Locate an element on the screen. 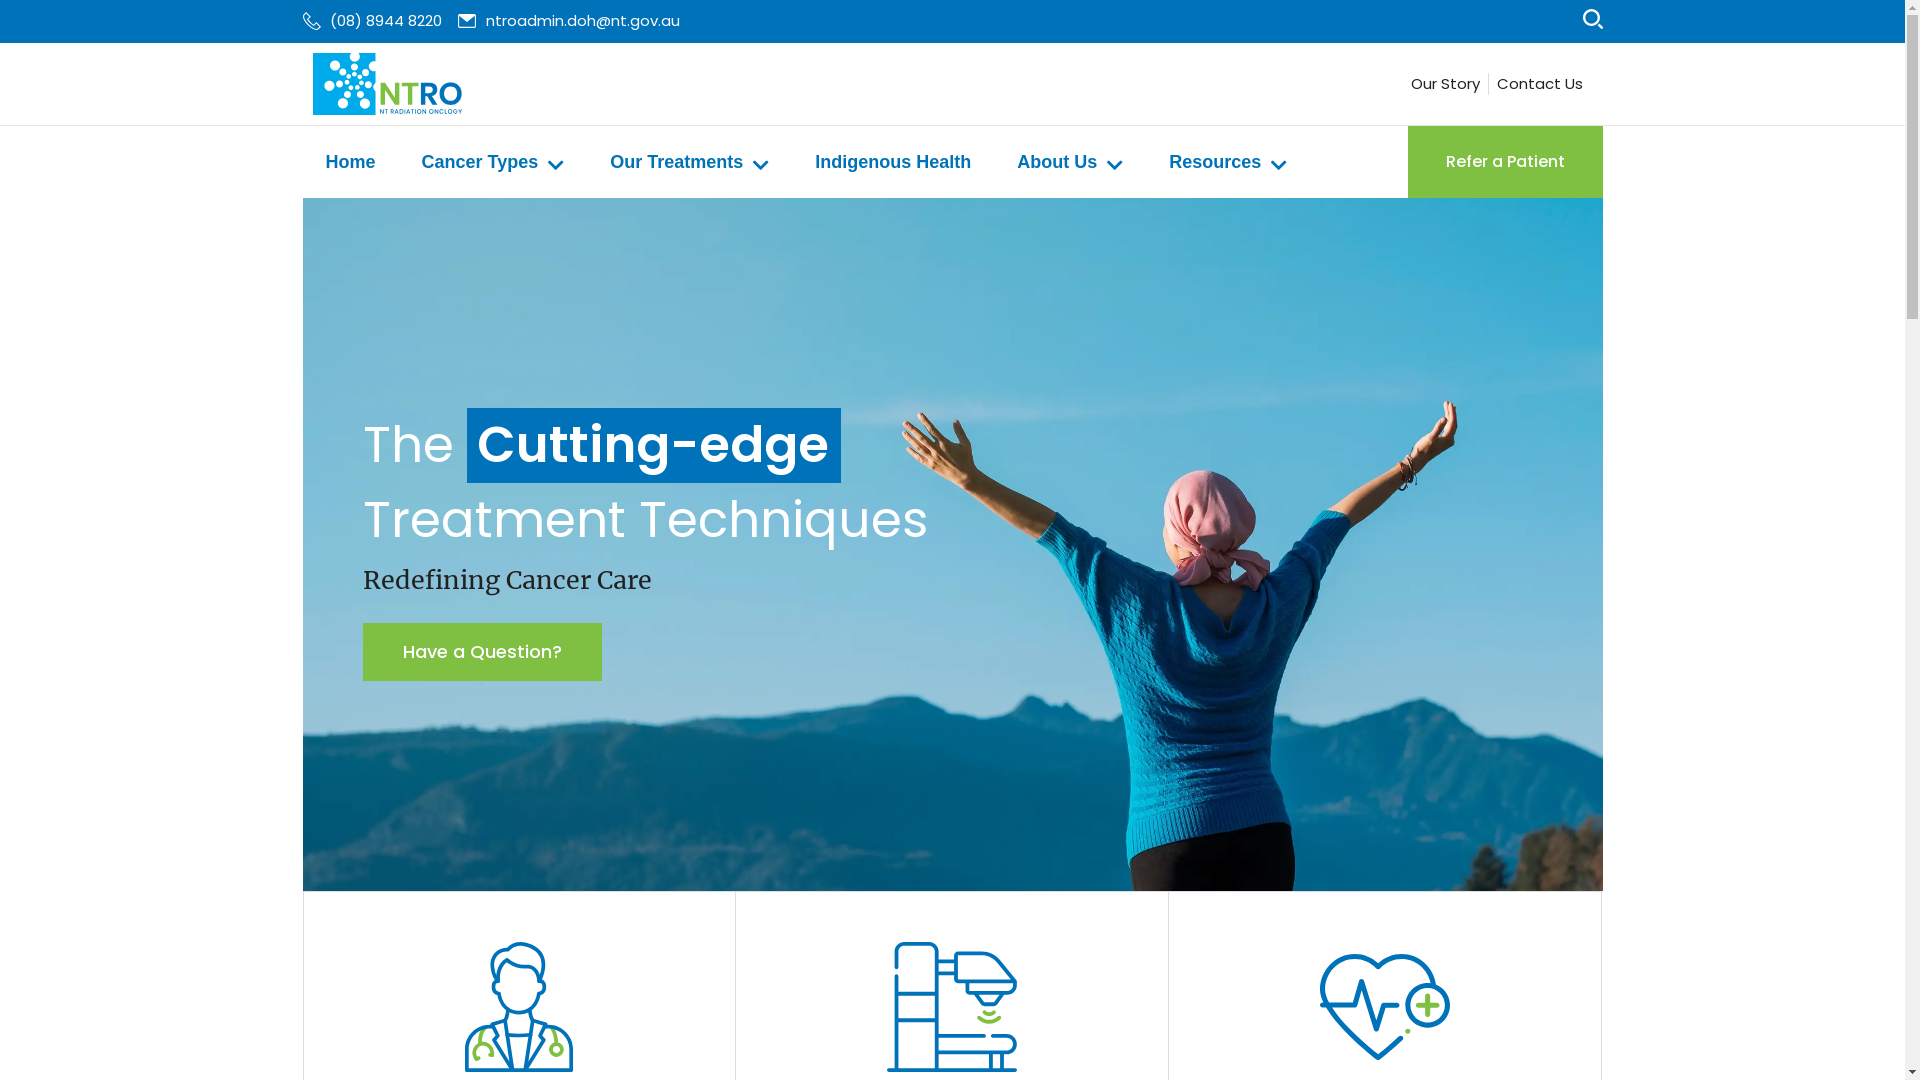 The width and height of the screenshot is (1920, 1080). 'Have a Question?' is located at coordinates (361, 651).